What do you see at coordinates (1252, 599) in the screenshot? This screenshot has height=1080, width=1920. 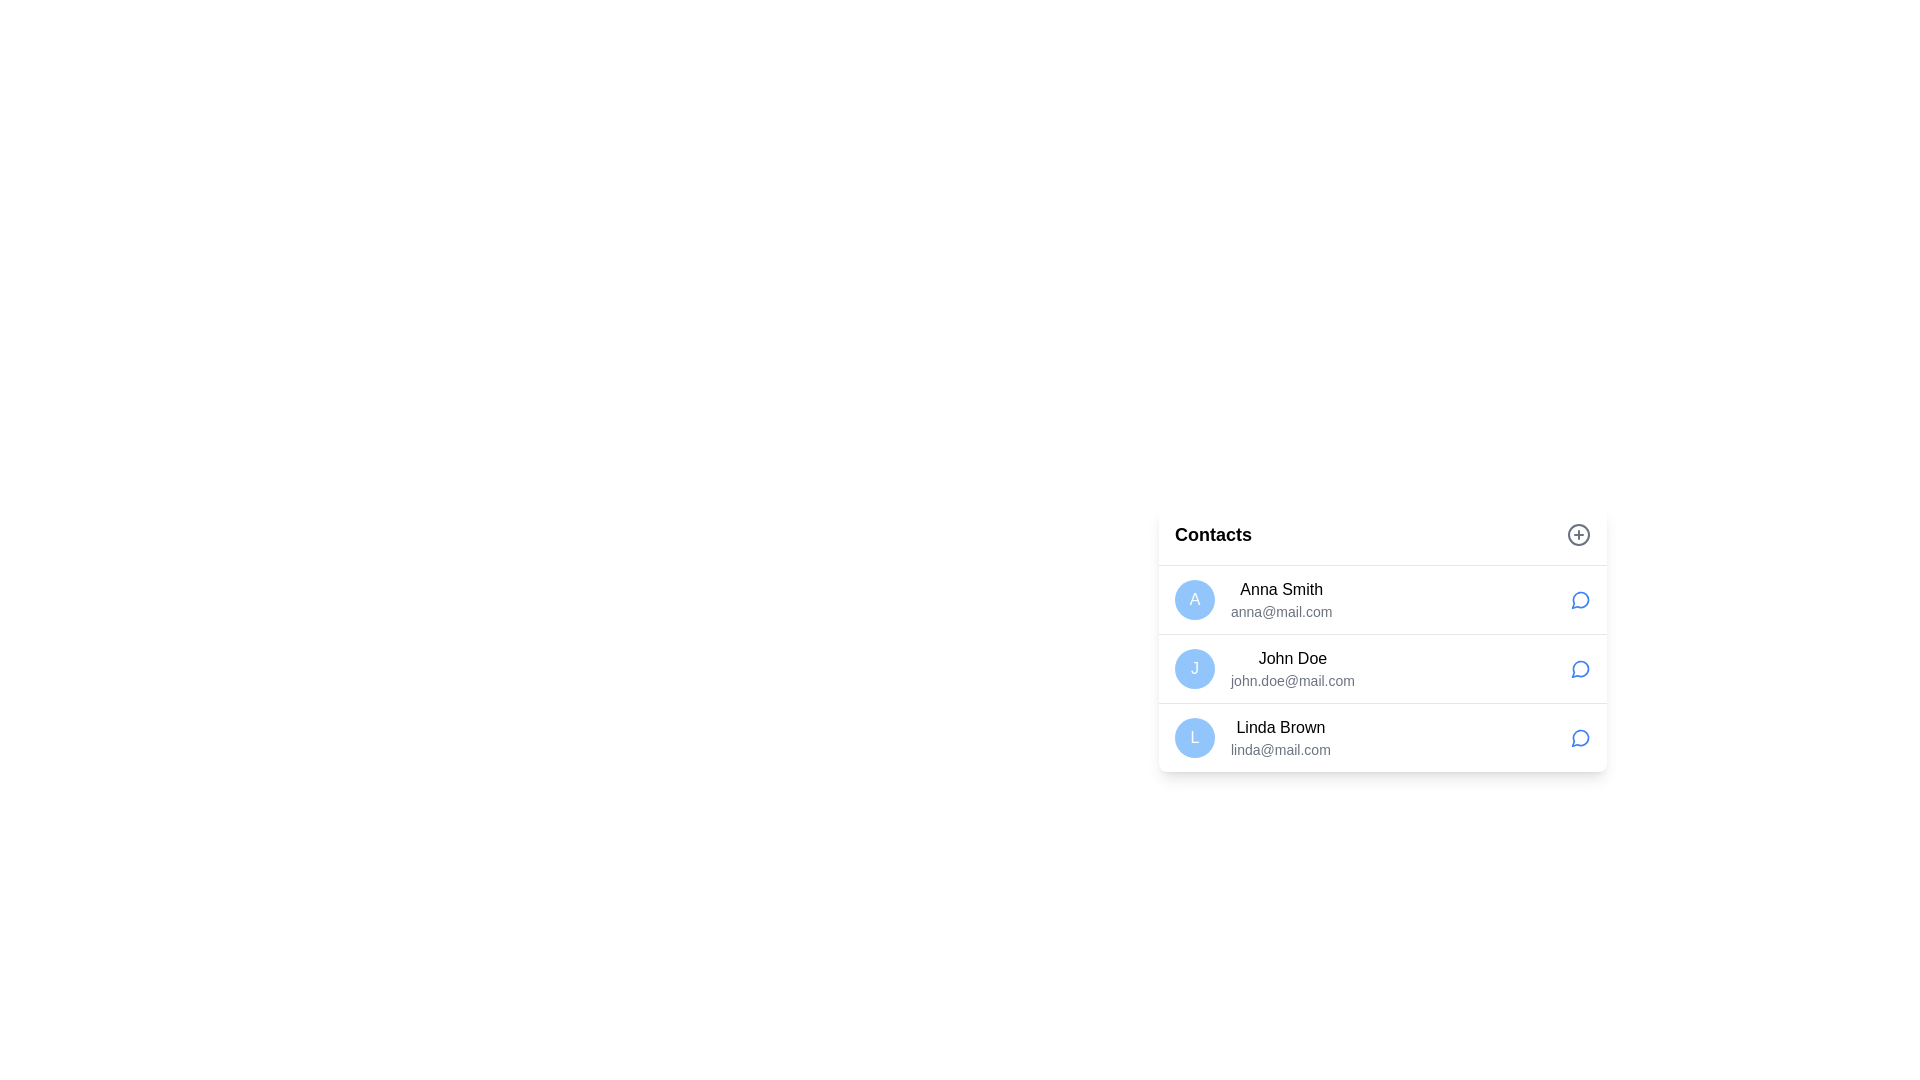 I see `the profile entry for 'Anna Smith', which consists of a blue circular icon with a white letter 'A' and includes the name 'Anna Smith' and email 'anna@mail.com'` at bounding box center [1252, 599].